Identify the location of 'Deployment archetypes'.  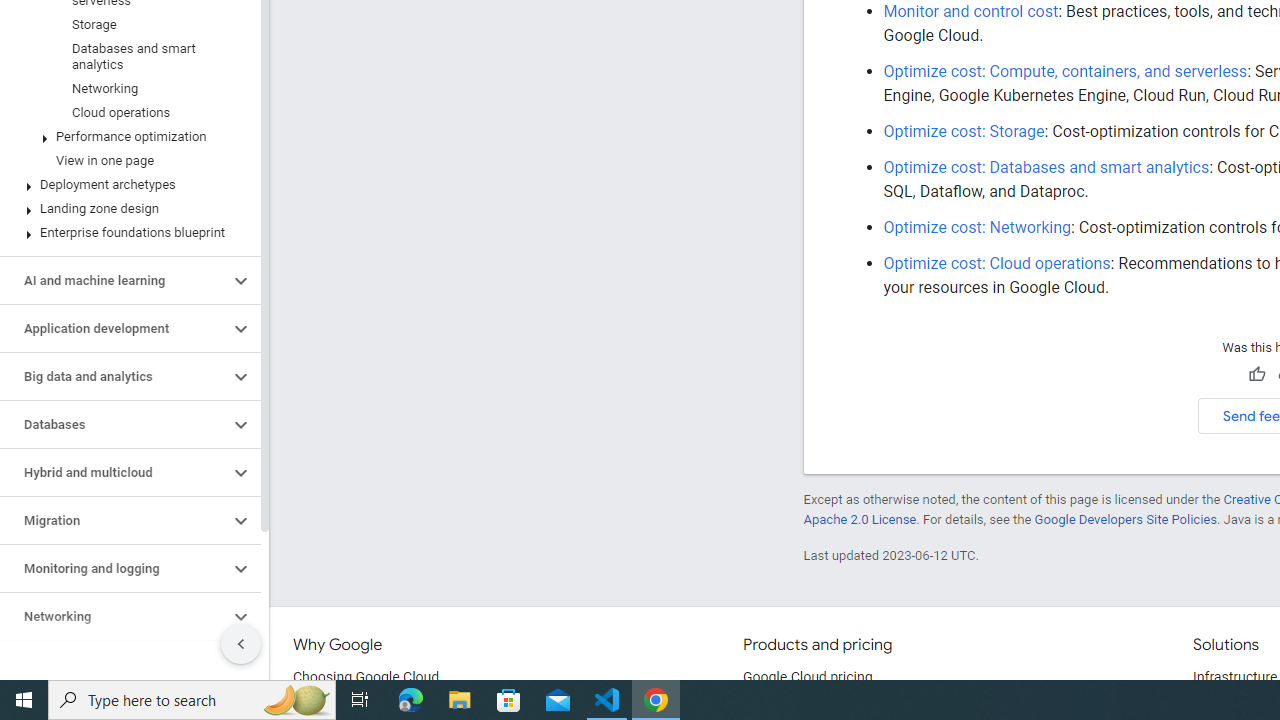
(125, 185).